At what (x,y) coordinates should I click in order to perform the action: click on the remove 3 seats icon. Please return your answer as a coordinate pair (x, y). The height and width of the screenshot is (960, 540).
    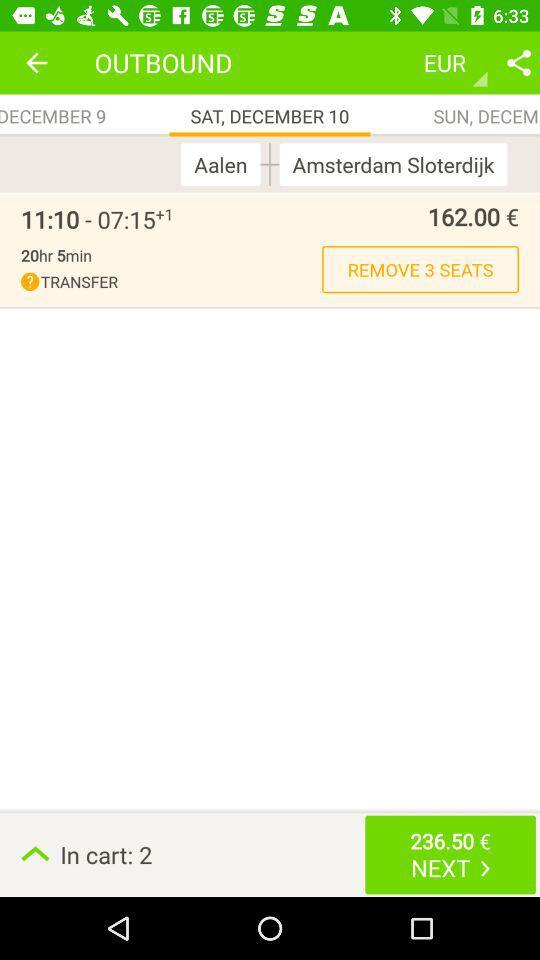
    Looking at the image, I should click on (419, 268).